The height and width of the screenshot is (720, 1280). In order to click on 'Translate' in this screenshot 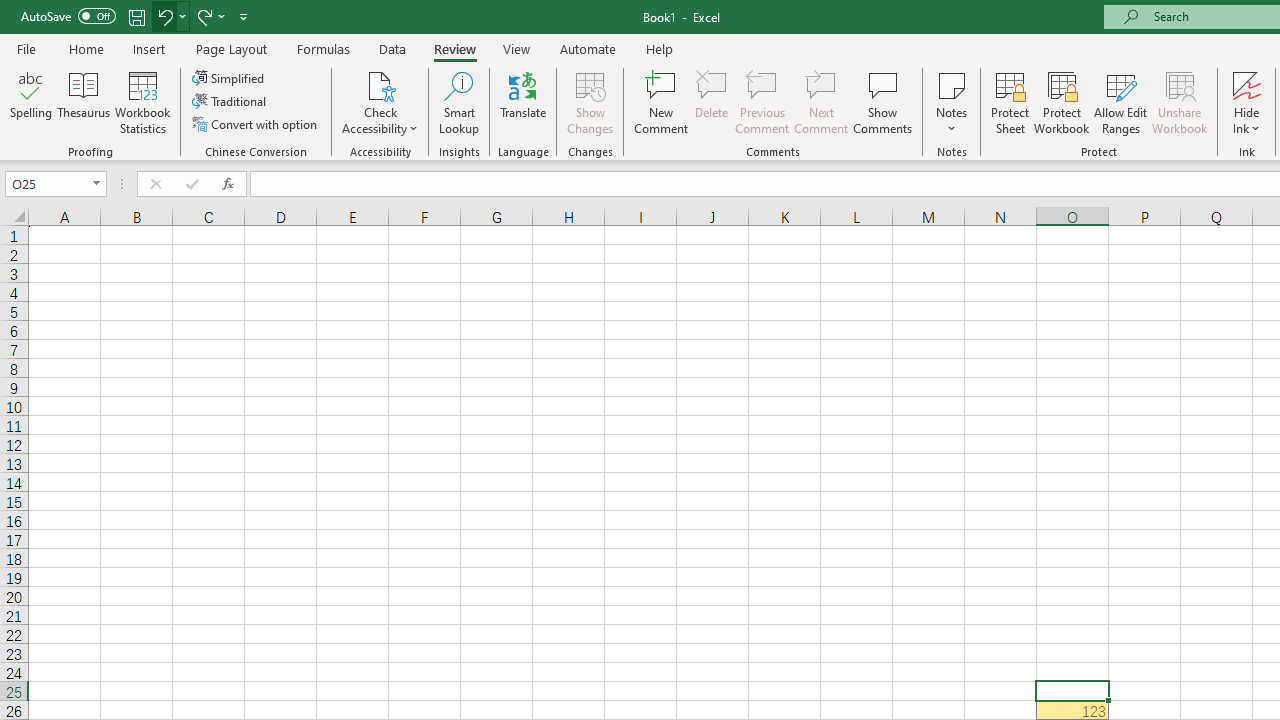, I will do `click(523, 103)`.